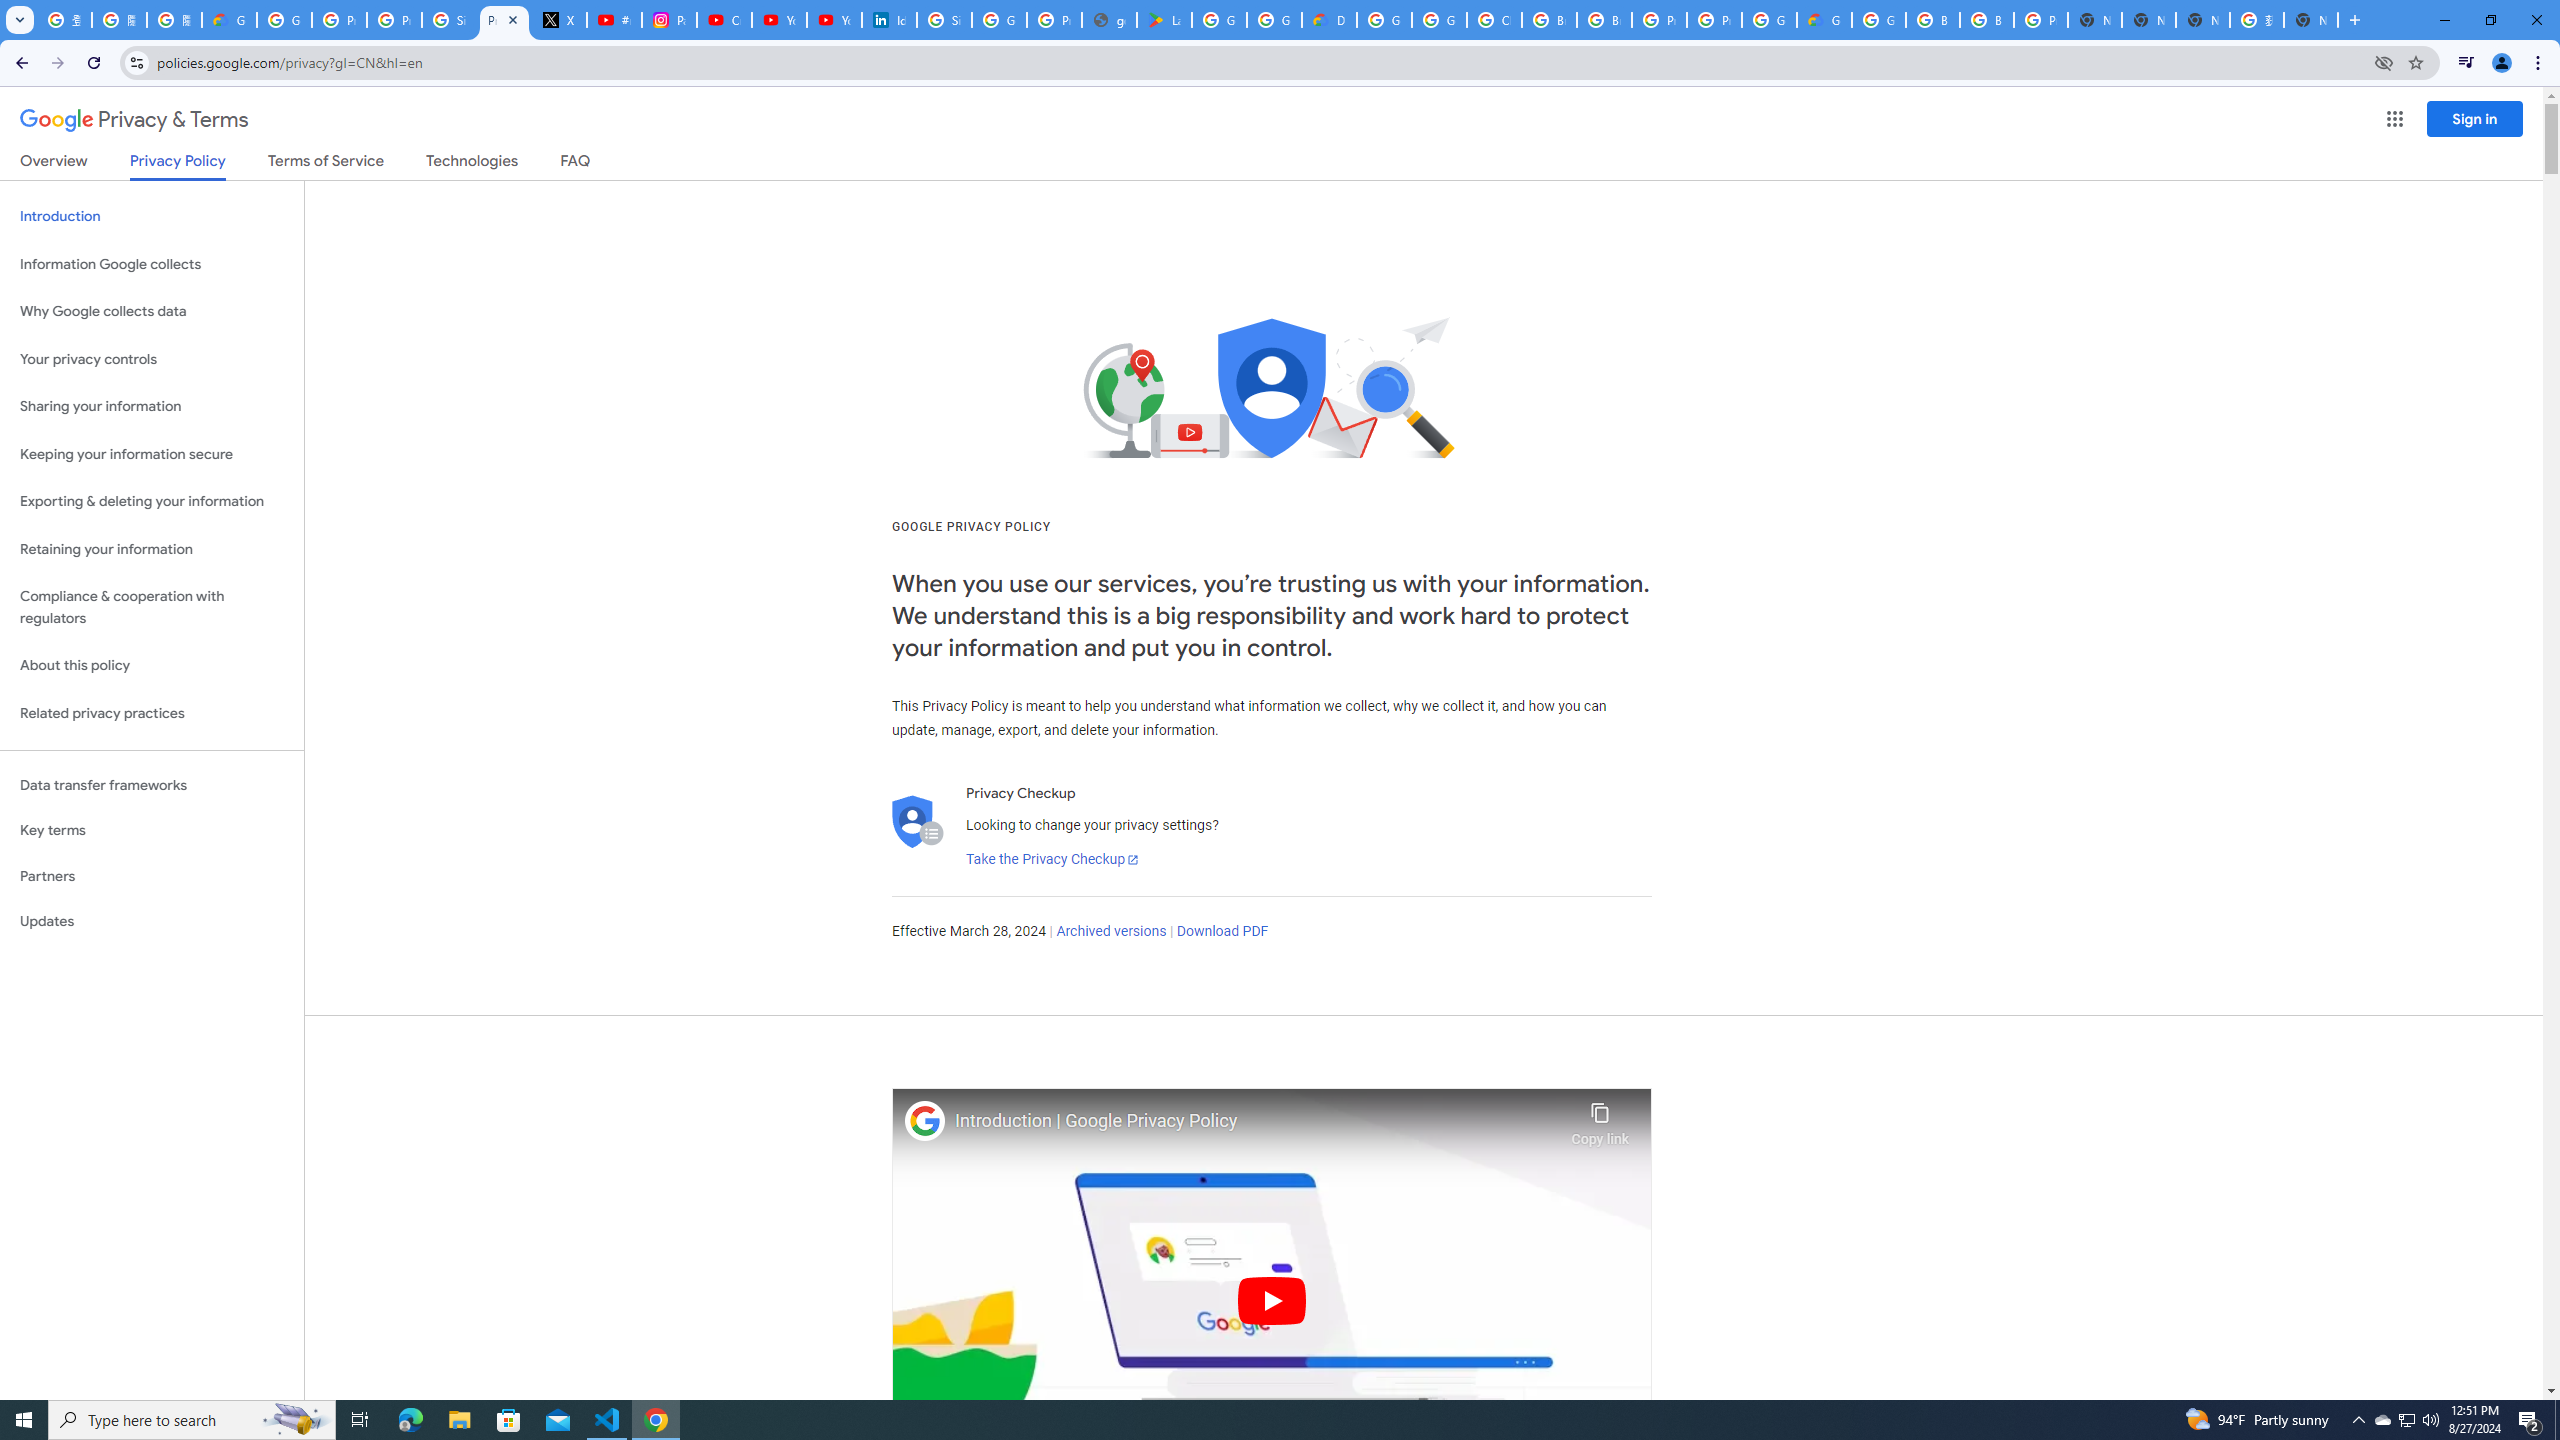  I want to click on 'Last Shelter: Survival - Apps on Google Play', so click(1163, 19).